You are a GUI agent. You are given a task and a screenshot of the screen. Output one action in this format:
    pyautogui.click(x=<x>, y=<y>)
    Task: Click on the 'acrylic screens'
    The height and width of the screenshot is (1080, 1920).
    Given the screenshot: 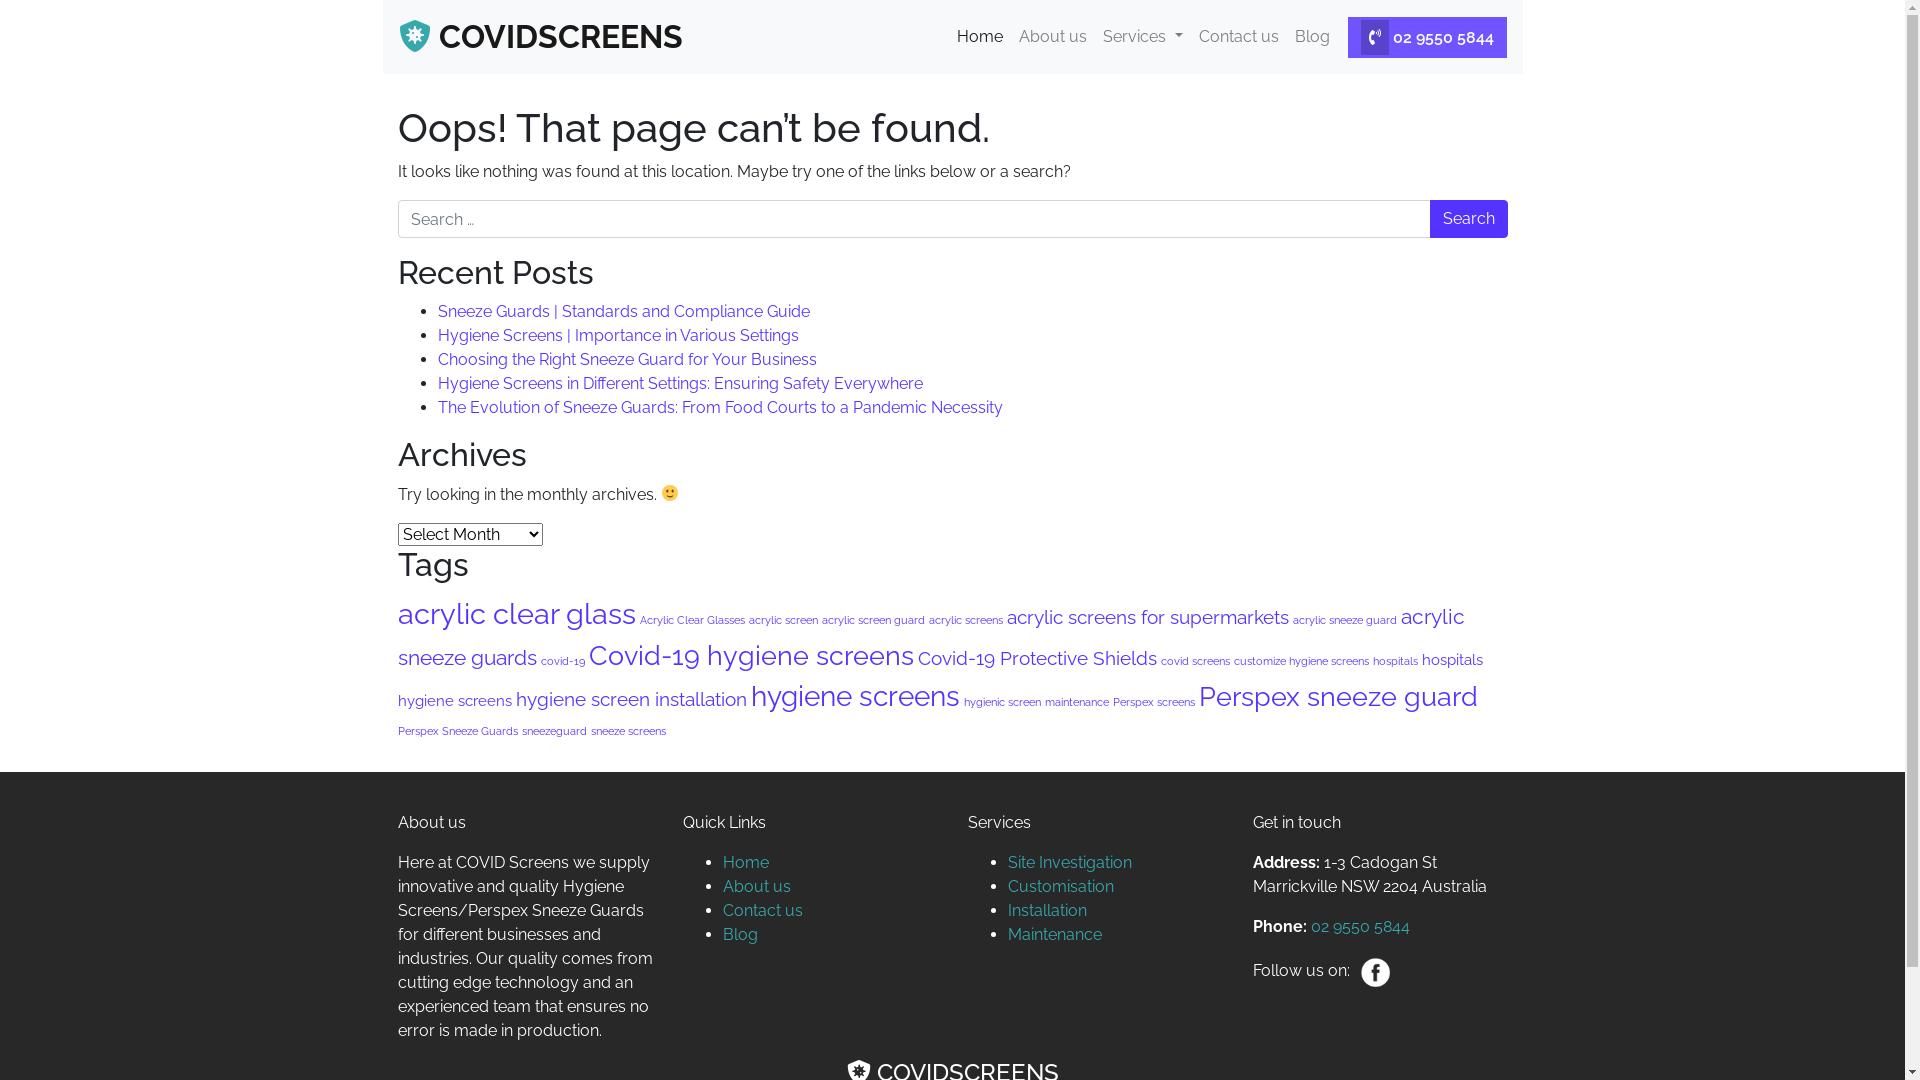 What is the action you would take?
    pyautogui.click(x=964, y=619)
    